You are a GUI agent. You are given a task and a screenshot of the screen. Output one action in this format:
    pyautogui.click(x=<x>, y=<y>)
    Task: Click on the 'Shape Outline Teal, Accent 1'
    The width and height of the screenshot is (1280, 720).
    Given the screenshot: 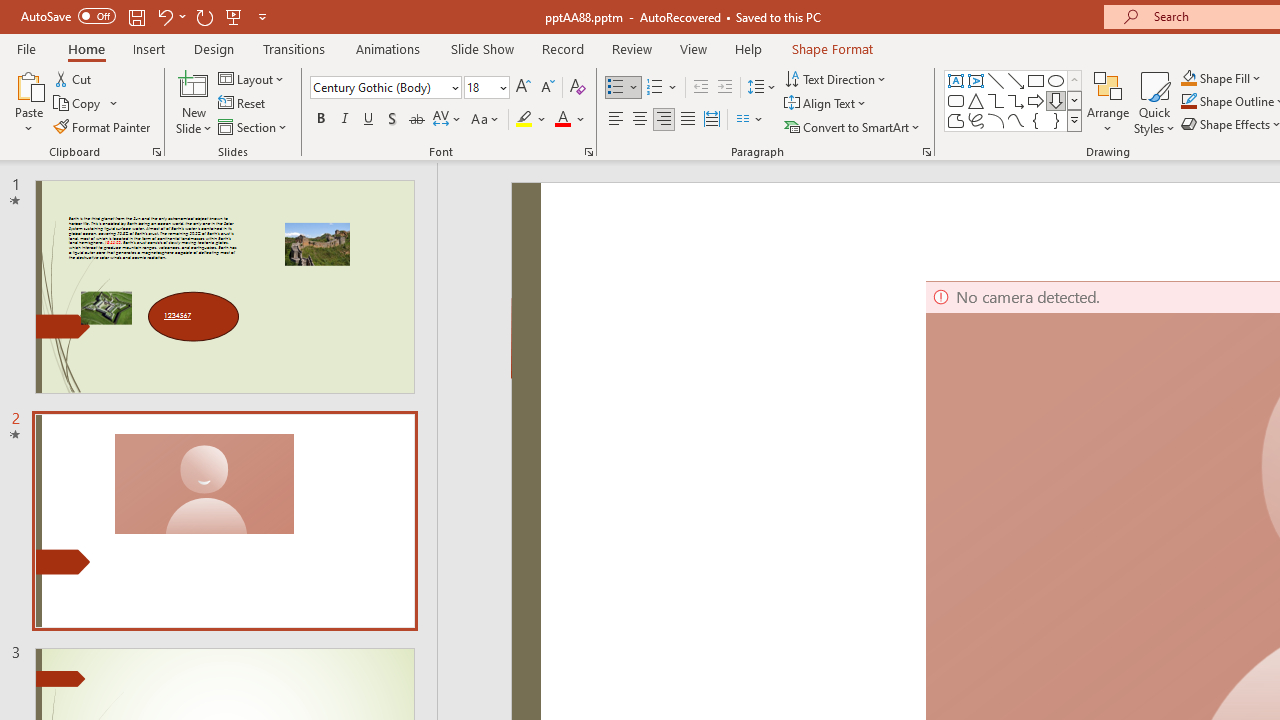 What is the action you would take?
    pyautogui.click(x=1189, y=101)
    